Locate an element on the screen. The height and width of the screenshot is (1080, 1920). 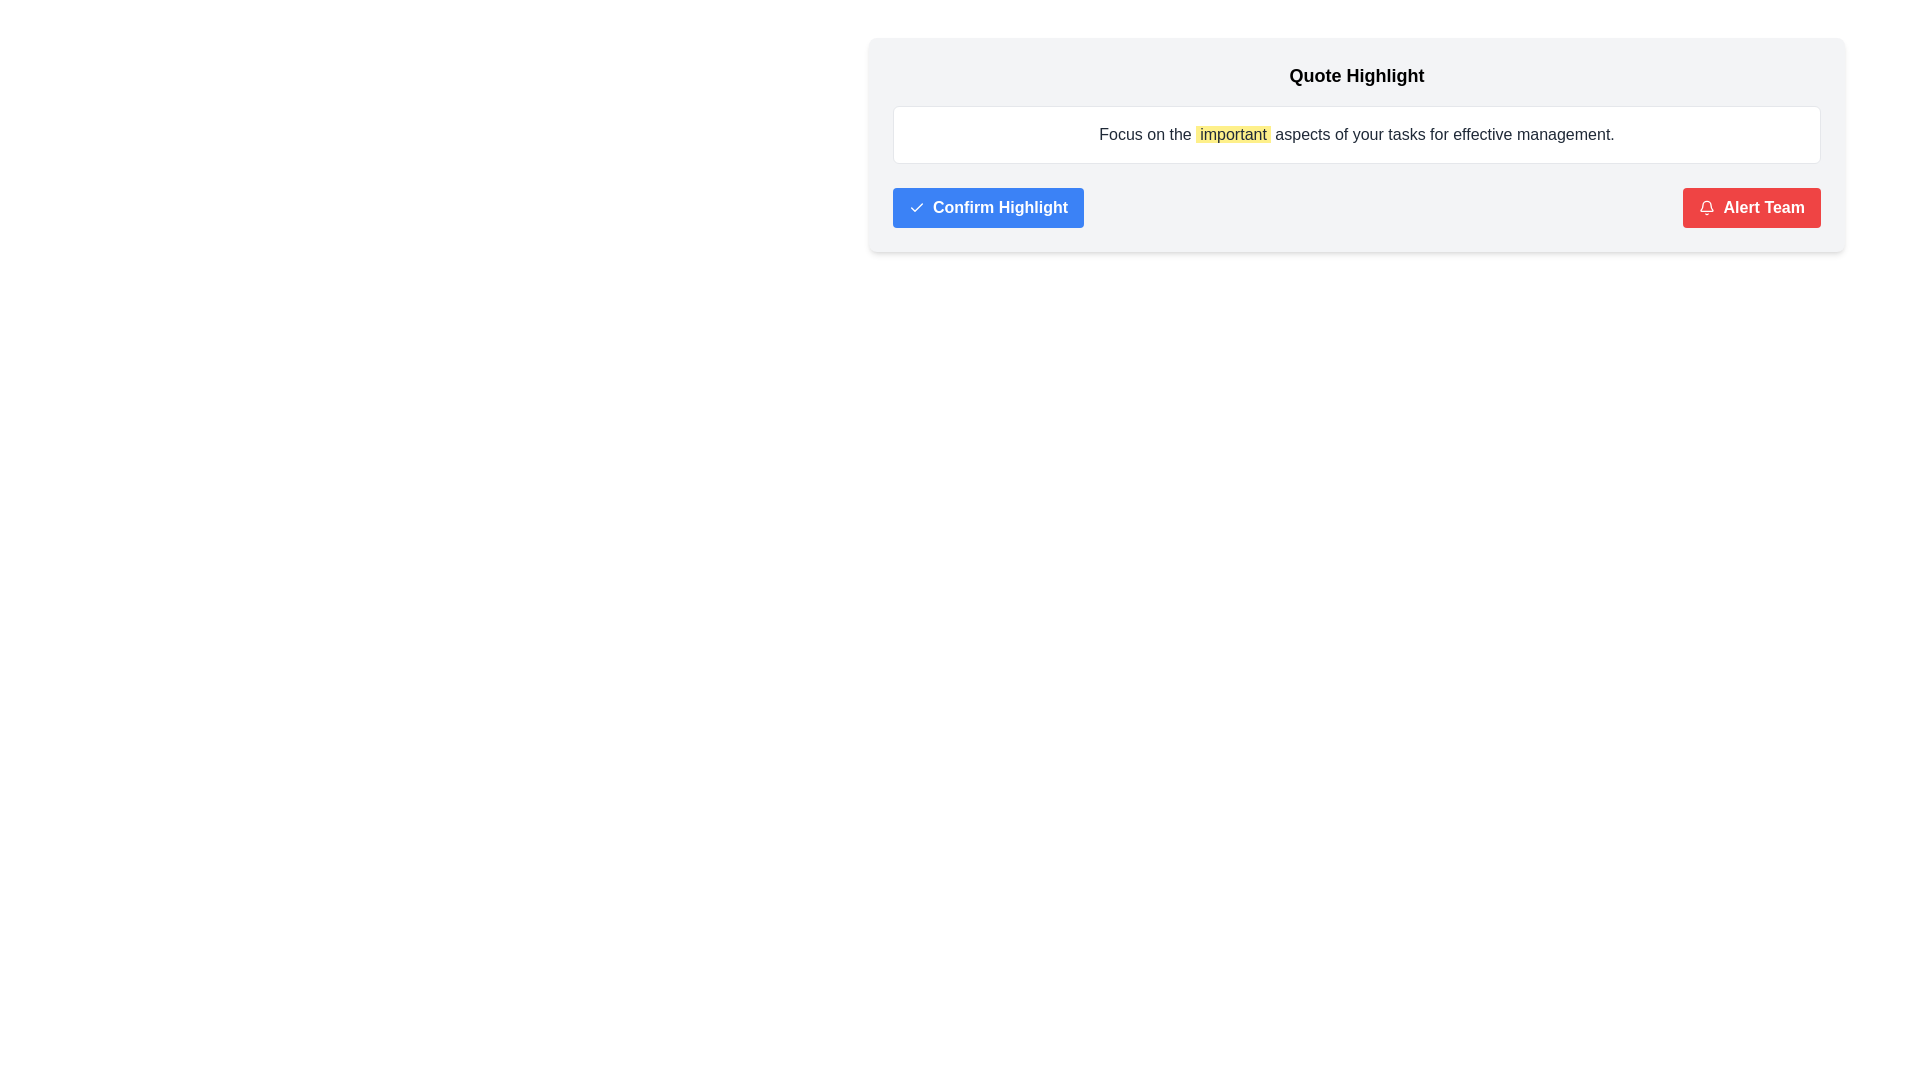
the checkmark icon located to the left side within the blue button labeled 'Confirm Highlight' is located at coordinates (915, 208).